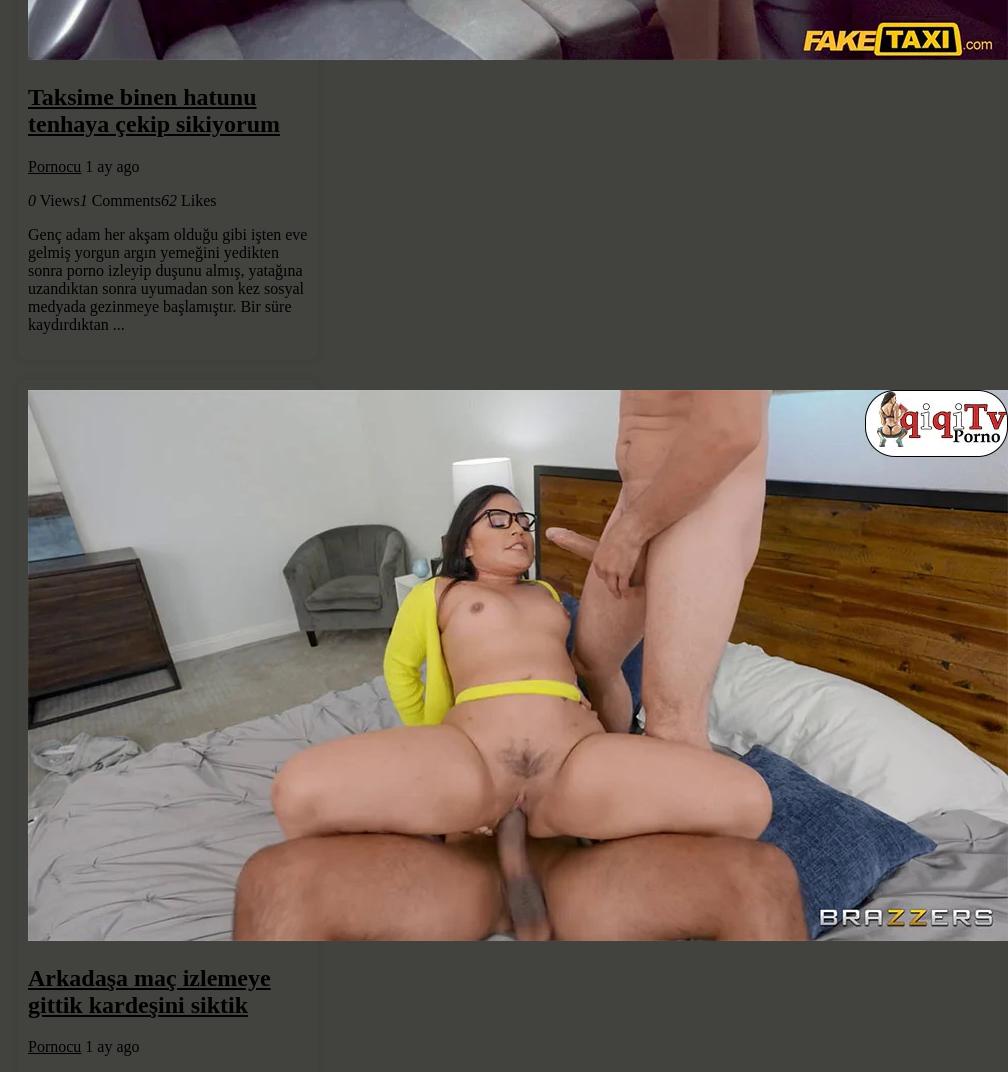 Image resolution: width=1008 pixels, height=1072 pixels. What do you see at coordinates (180, 198) in the screenshot?
I see `'Likes'` at bounding box center [180, 198].